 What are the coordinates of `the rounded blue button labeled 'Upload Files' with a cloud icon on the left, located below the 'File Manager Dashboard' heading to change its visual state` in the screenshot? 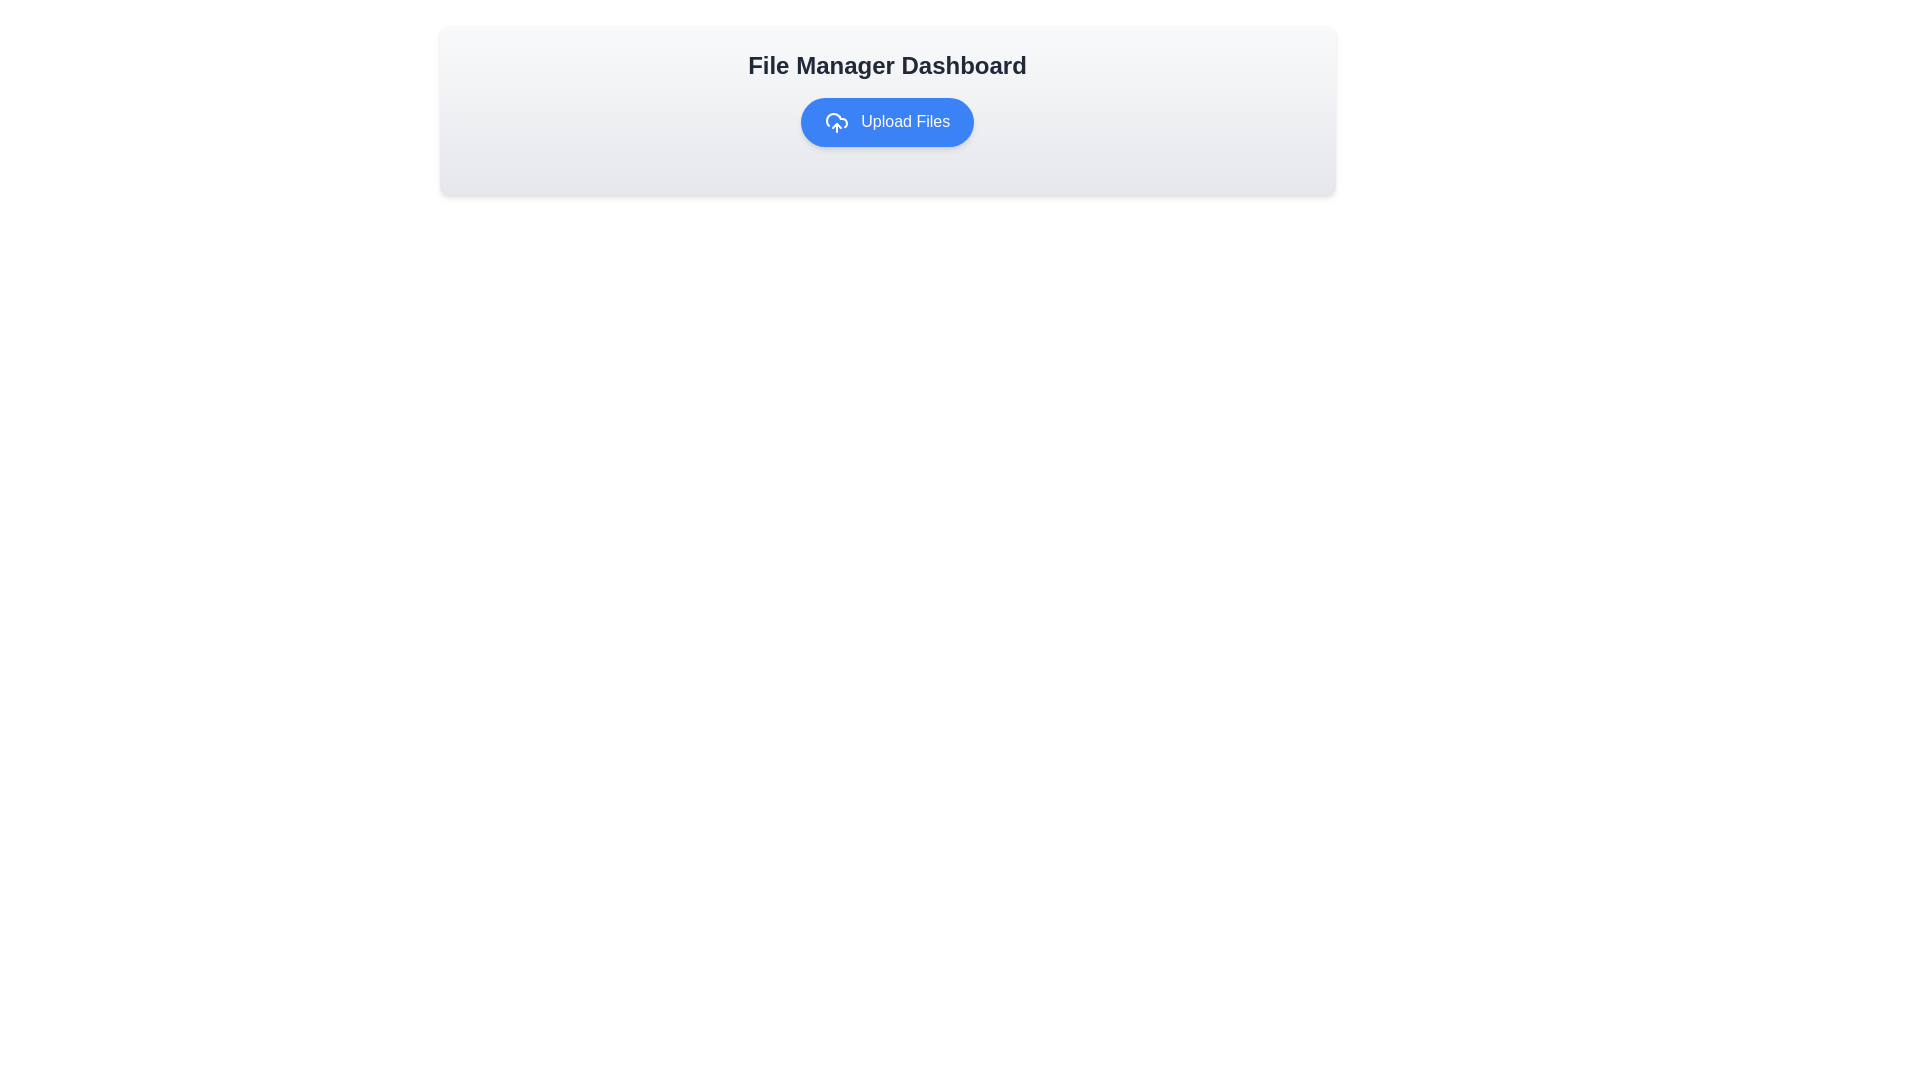 It's located at (886, 122).